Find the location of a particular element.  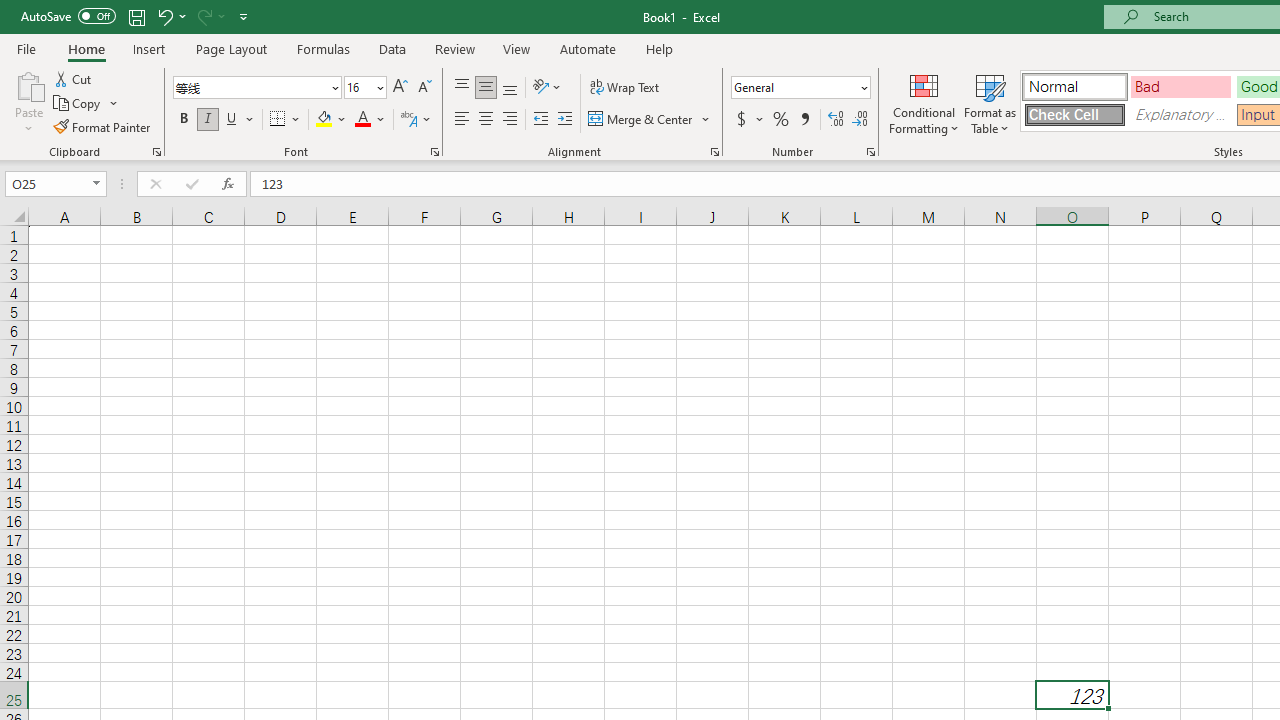

'Bottom Align' is located at coordinates (510, 86).